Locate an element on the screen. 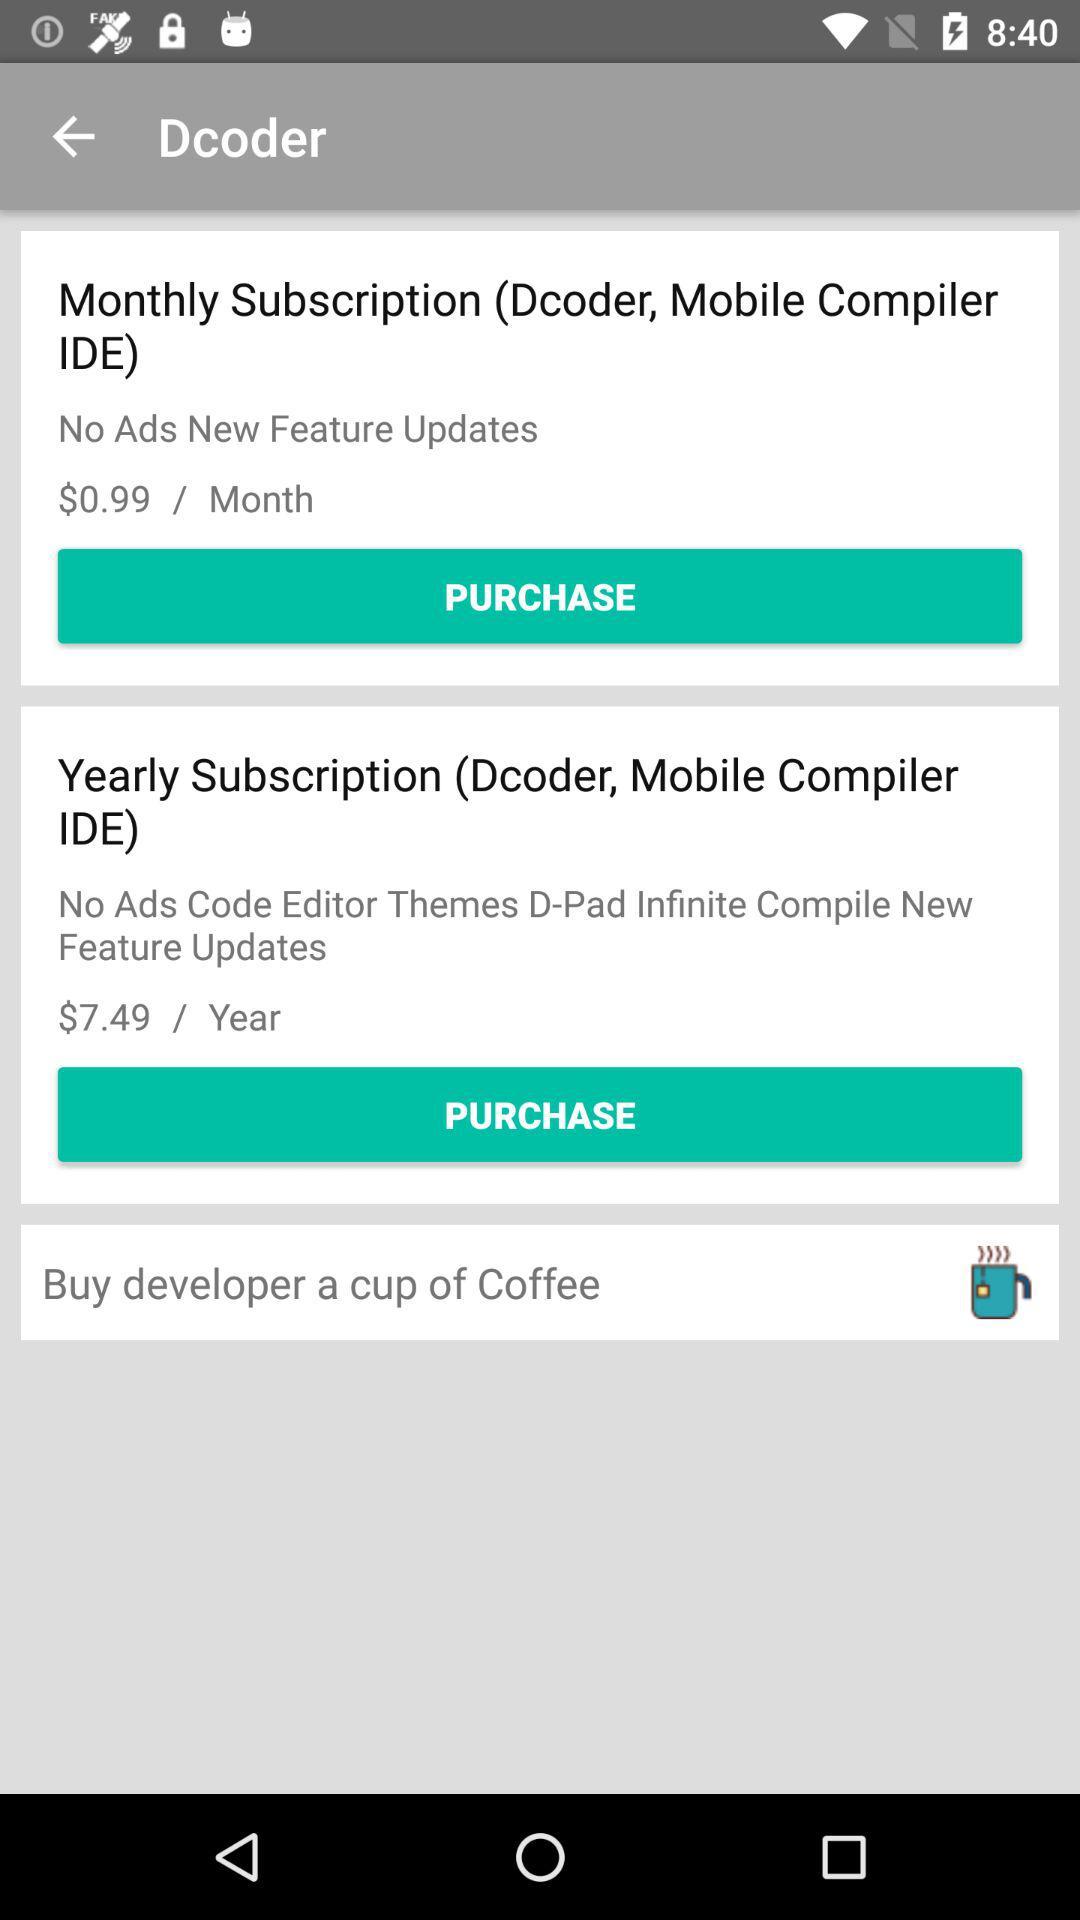 Image resolution: width=1080 pixels, height=1920 pixels. move to the icon at the right bottom corner of the page is located at coordinates (1001, 1282).